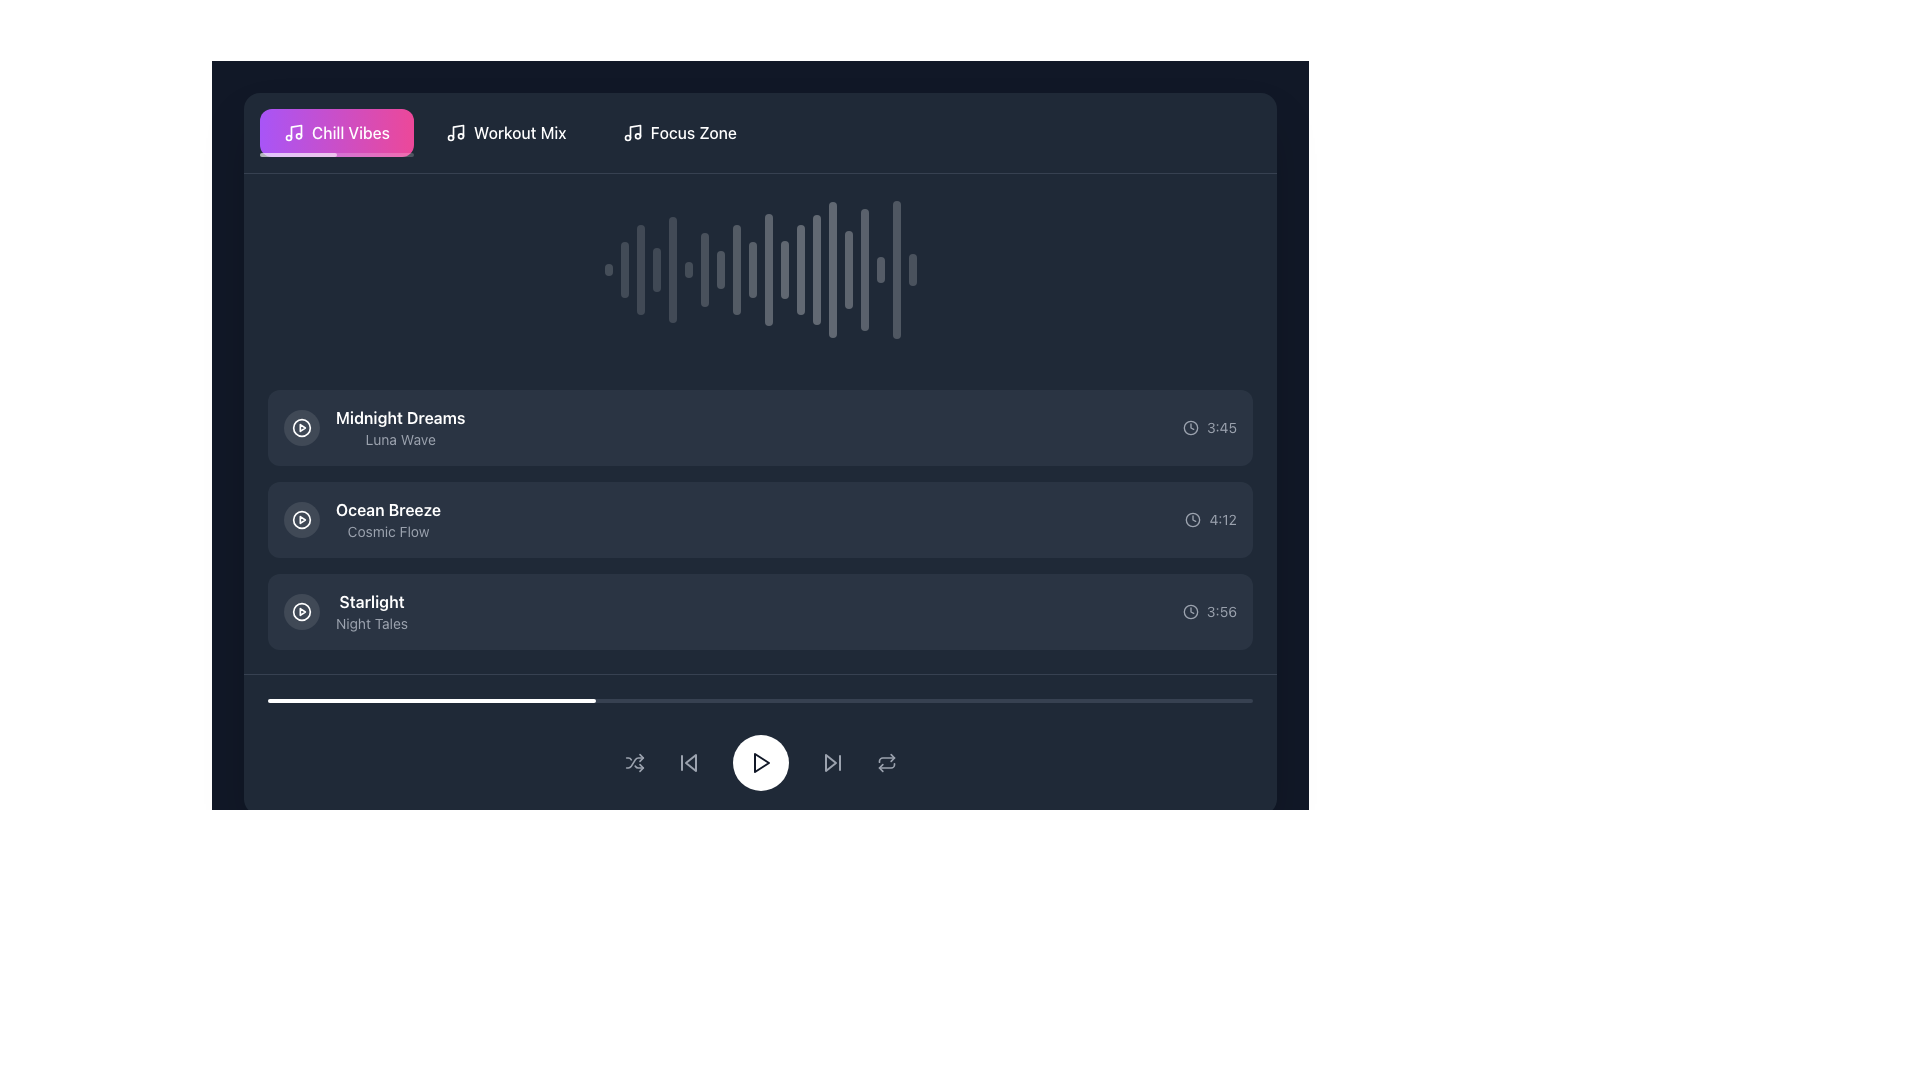 This screenshot has width=1920, height=1080. Describe the element at coordinates (704, 270) in the screenshot. I see `the seventh bar of the audio waveform visualization component, which represents audio amplitude data` at that location.